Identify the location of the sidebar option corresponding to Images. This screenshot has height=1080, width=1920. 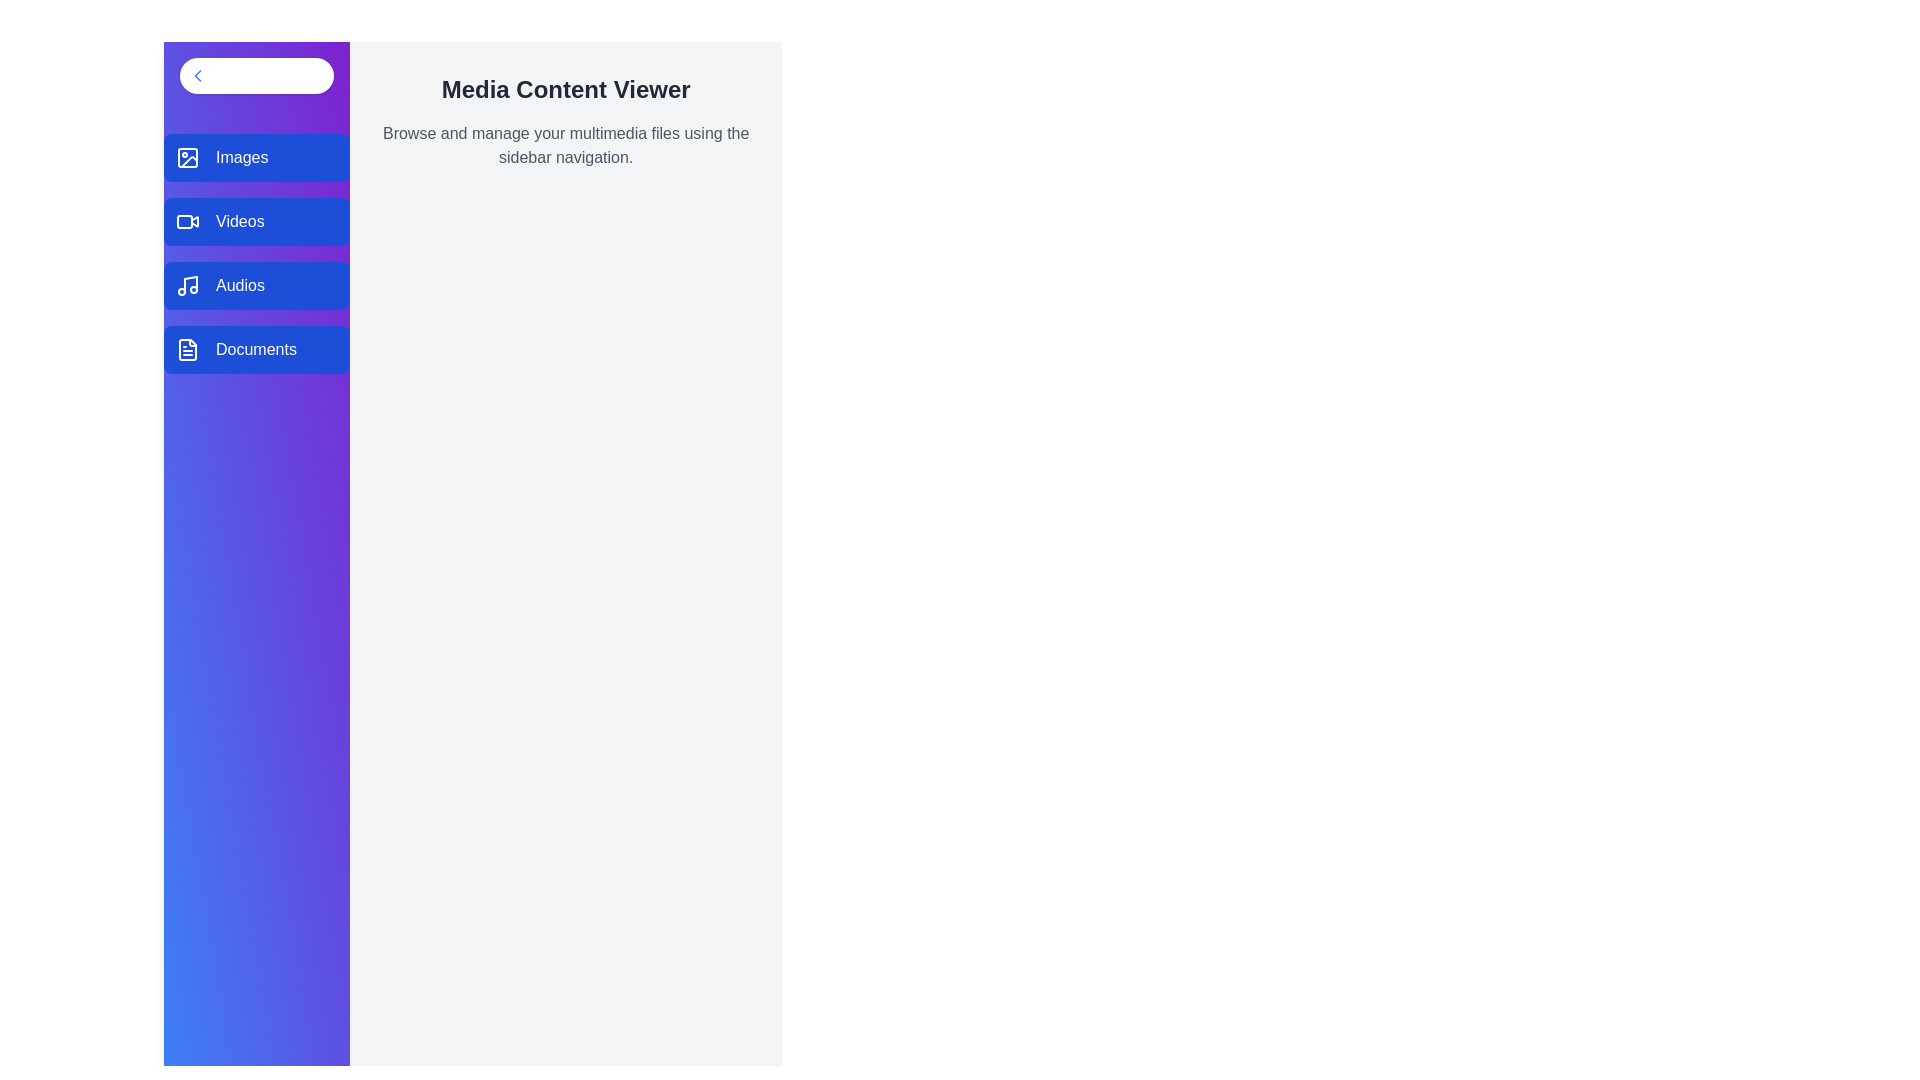
(256, 157).